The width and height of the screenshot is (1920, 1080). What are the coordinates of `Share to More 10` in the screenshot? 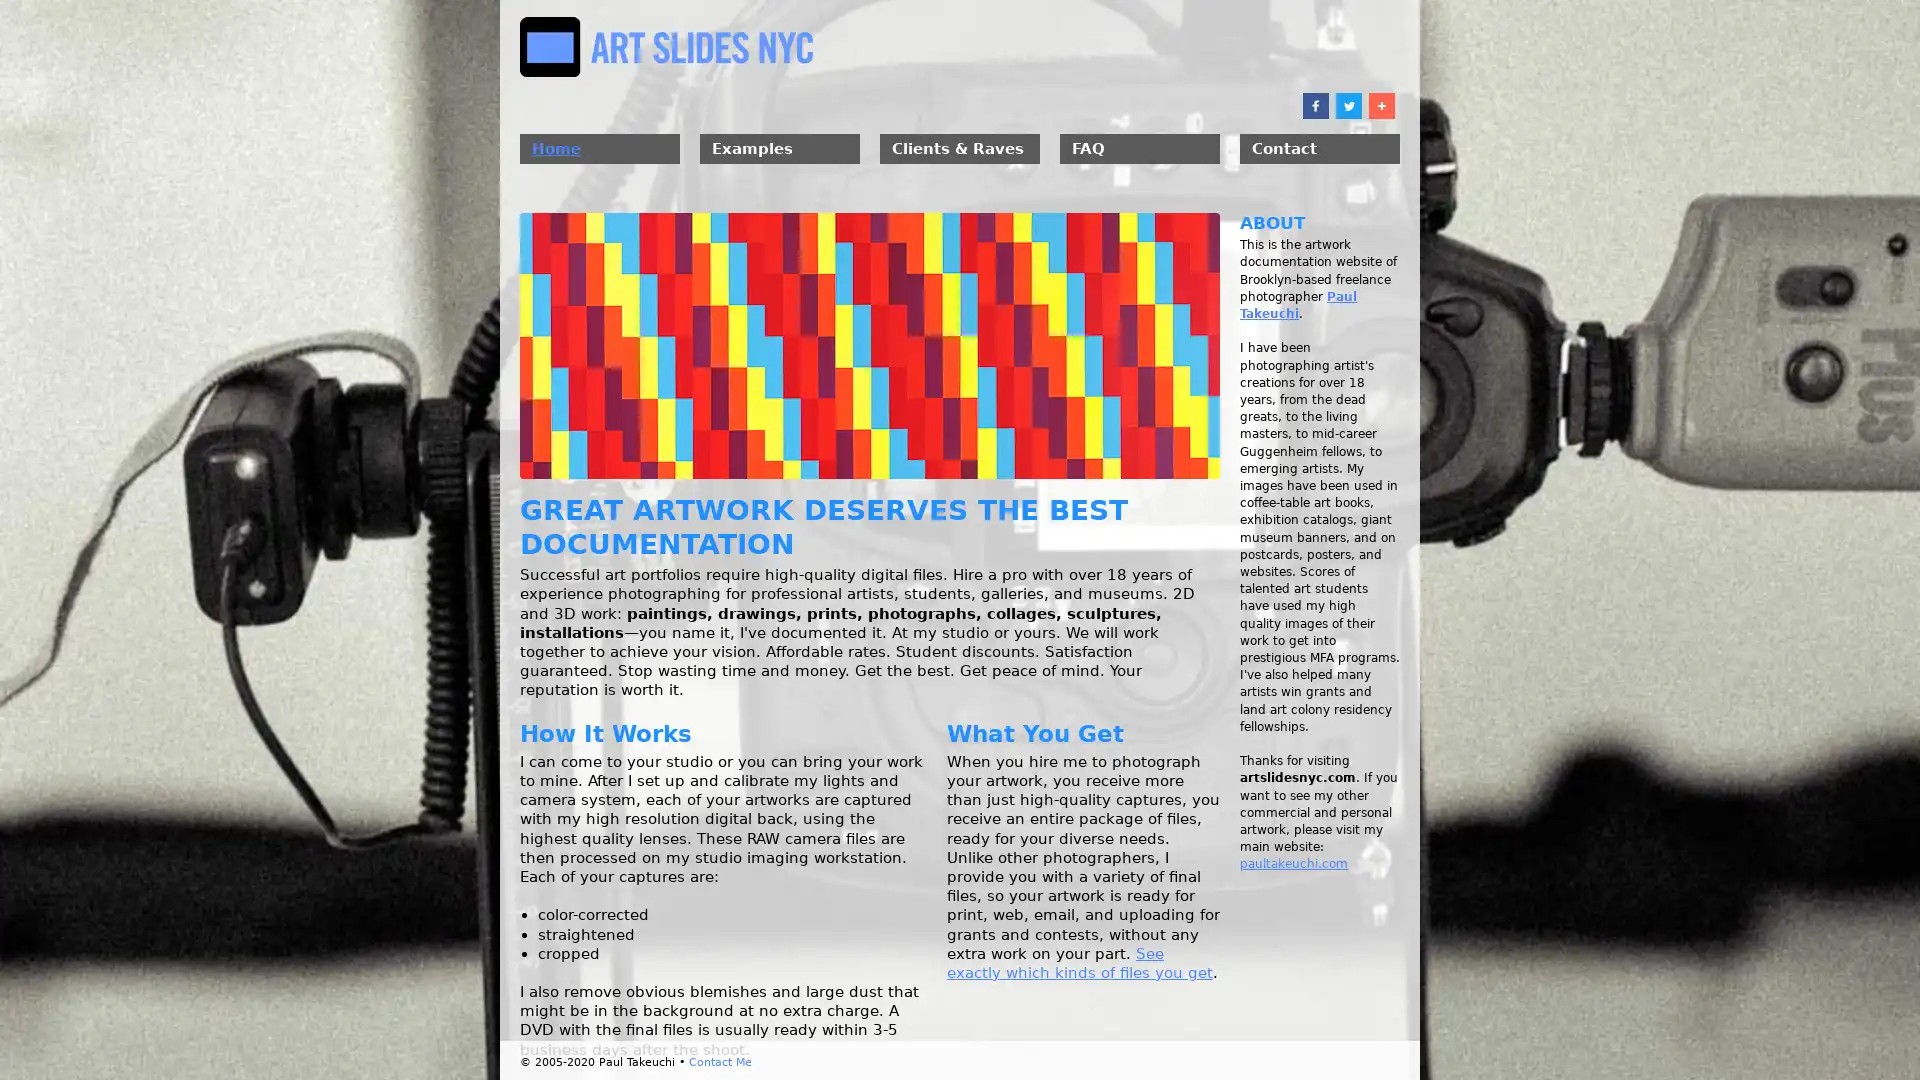 It's located at (1369, 104).